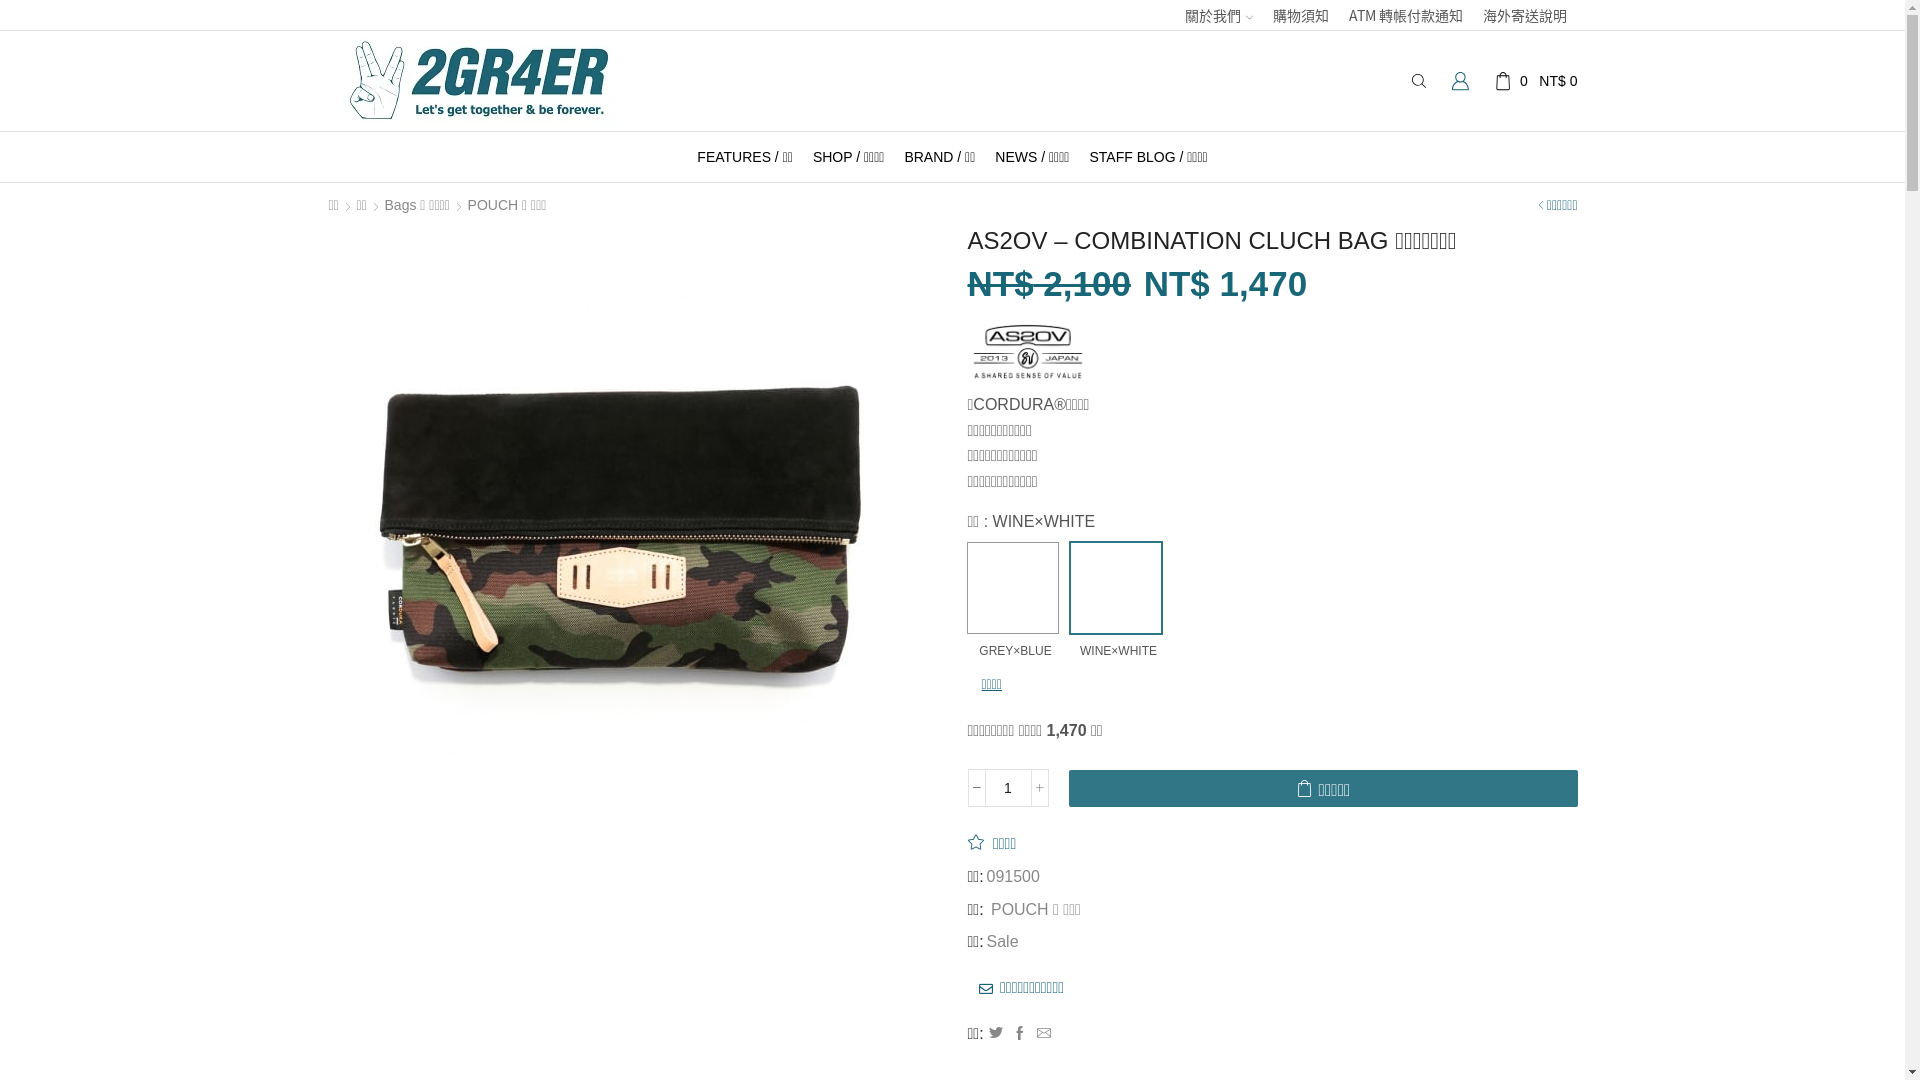 The width and height of the screenshot is (1920, 1080). I want to click on 'Mail to friend', so click(1040, 1033).